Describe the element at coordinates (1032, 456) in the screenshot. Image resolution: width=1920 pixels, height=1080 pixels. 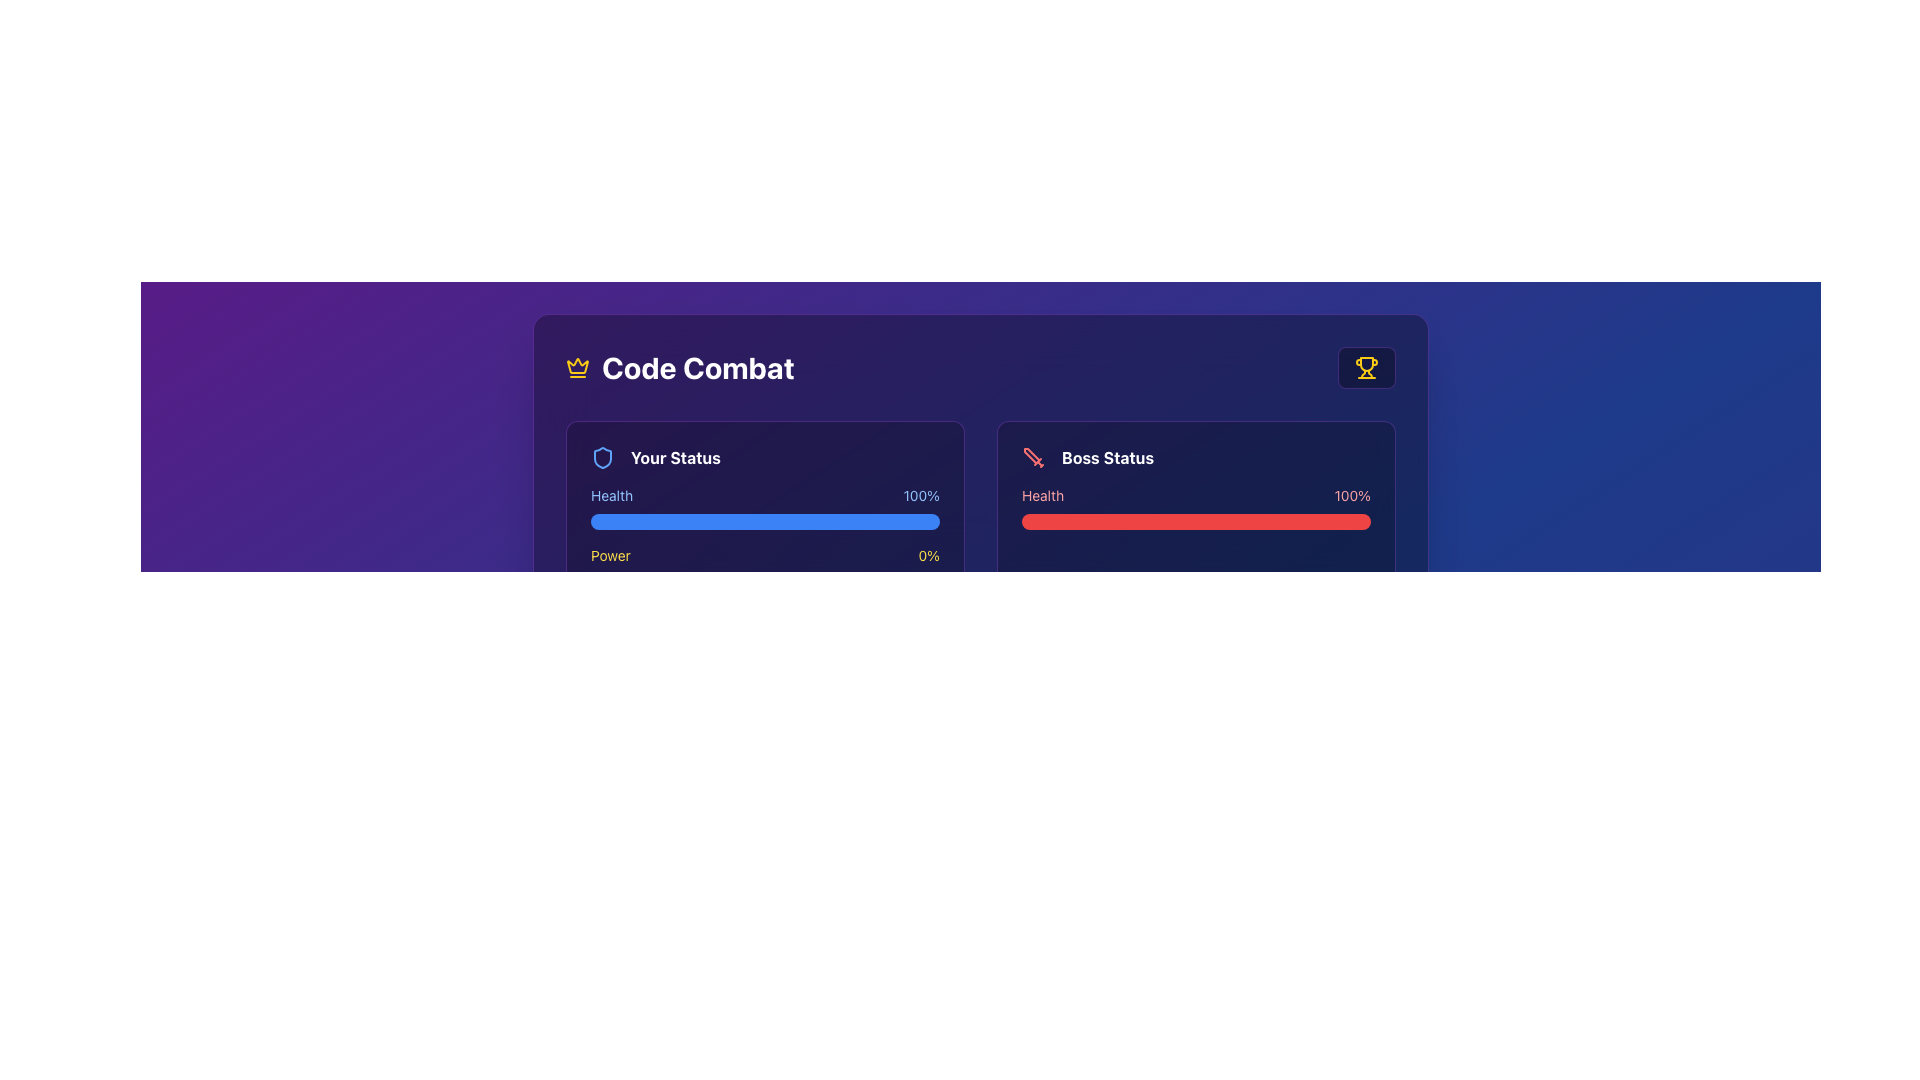
I see `the small triangular SVG vector graphic, which is the leftmost element of the sword-like icon in the top-right corner of the 'Boss Status' card` at that location.